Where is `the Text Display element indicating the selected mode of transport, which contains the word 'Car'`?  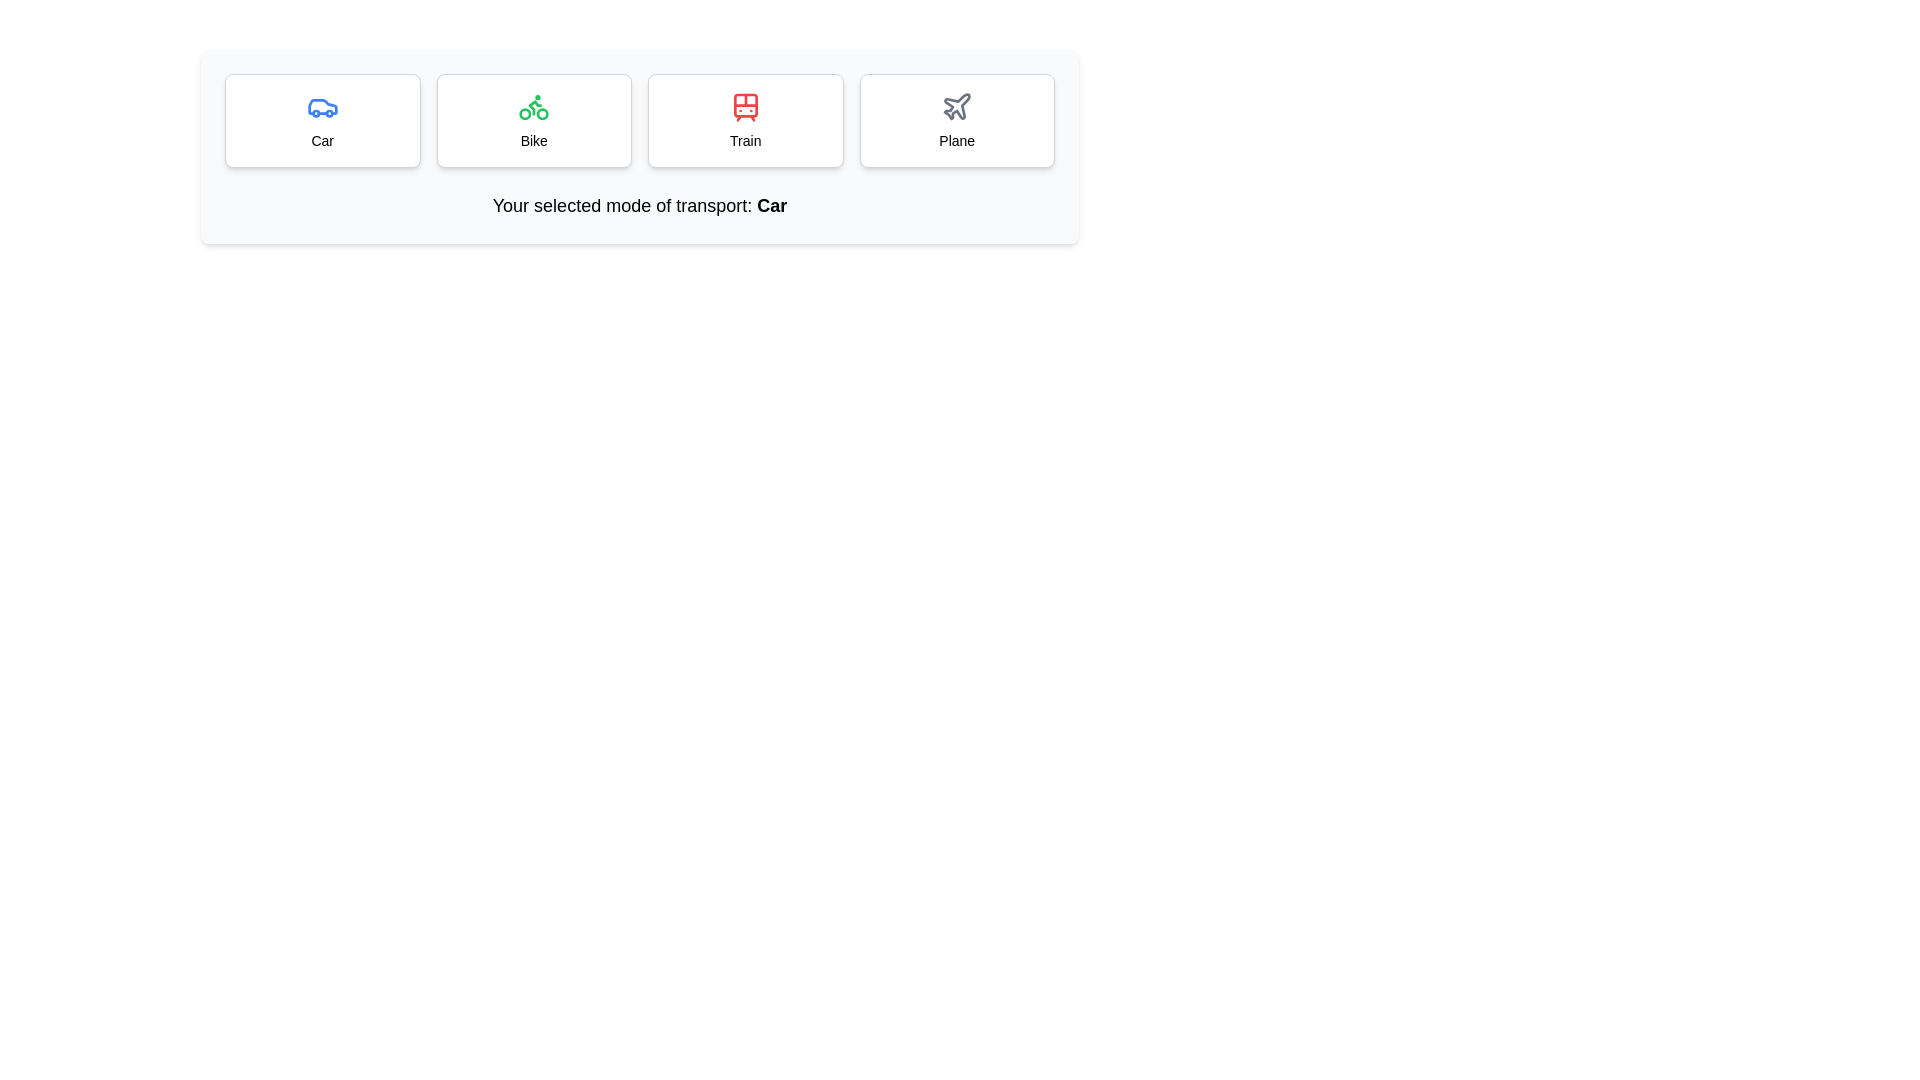
the Text Display element indicating the selected mode of transport, which contains the word 'Car' is located at coordinates (771, 205).